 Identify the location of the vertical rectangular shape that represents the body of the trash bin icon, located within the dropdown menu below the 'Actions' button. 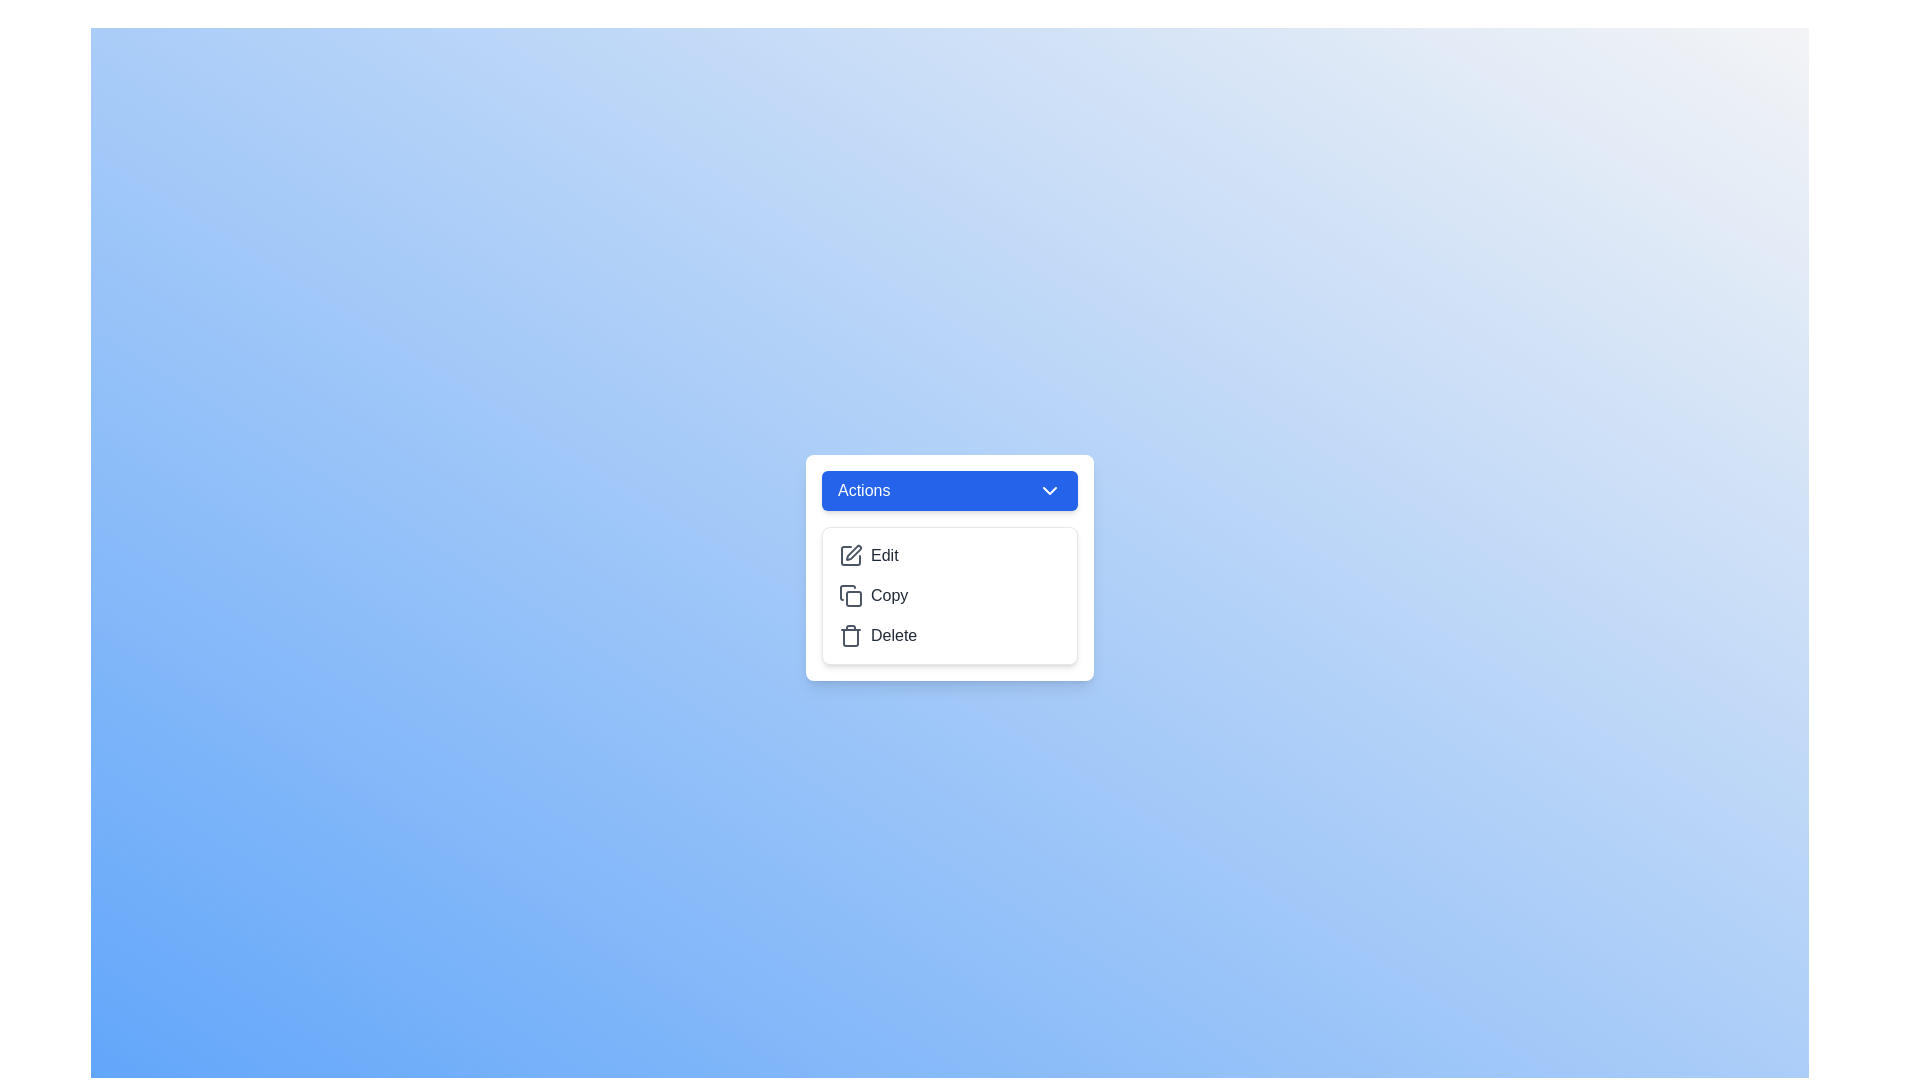
(850, 637).